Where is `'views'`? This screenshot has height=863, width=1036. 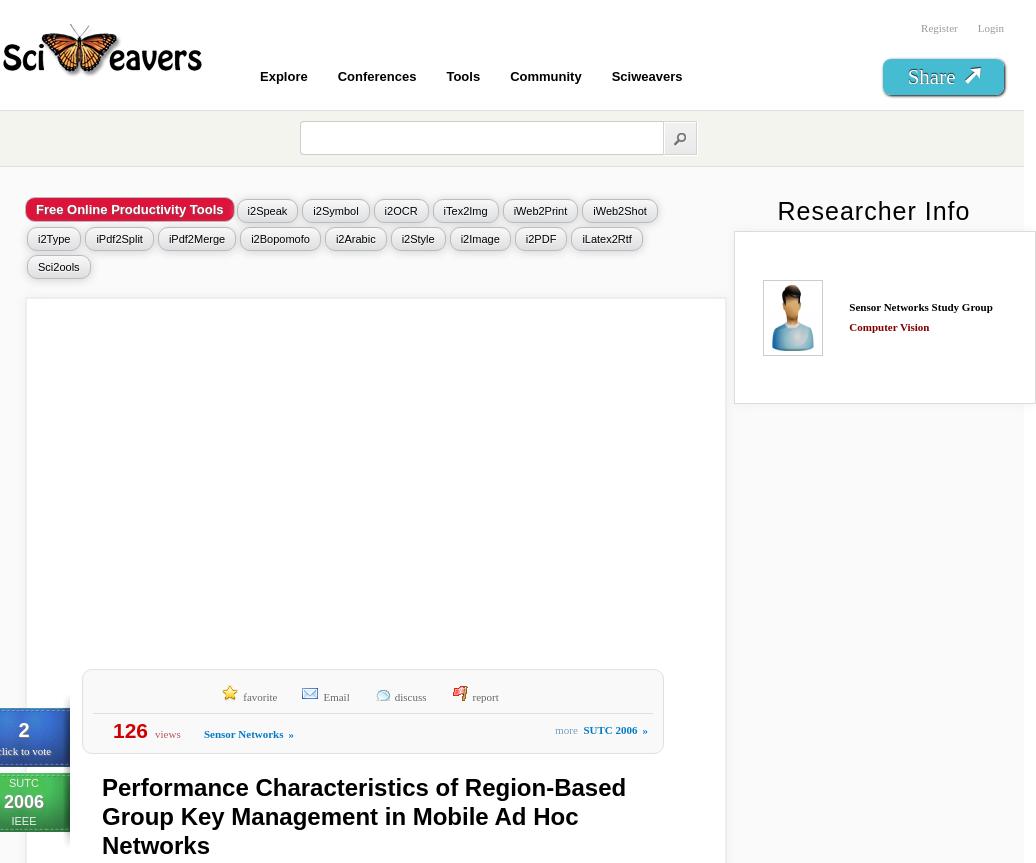
'views' is located at coordinates (167, 733).